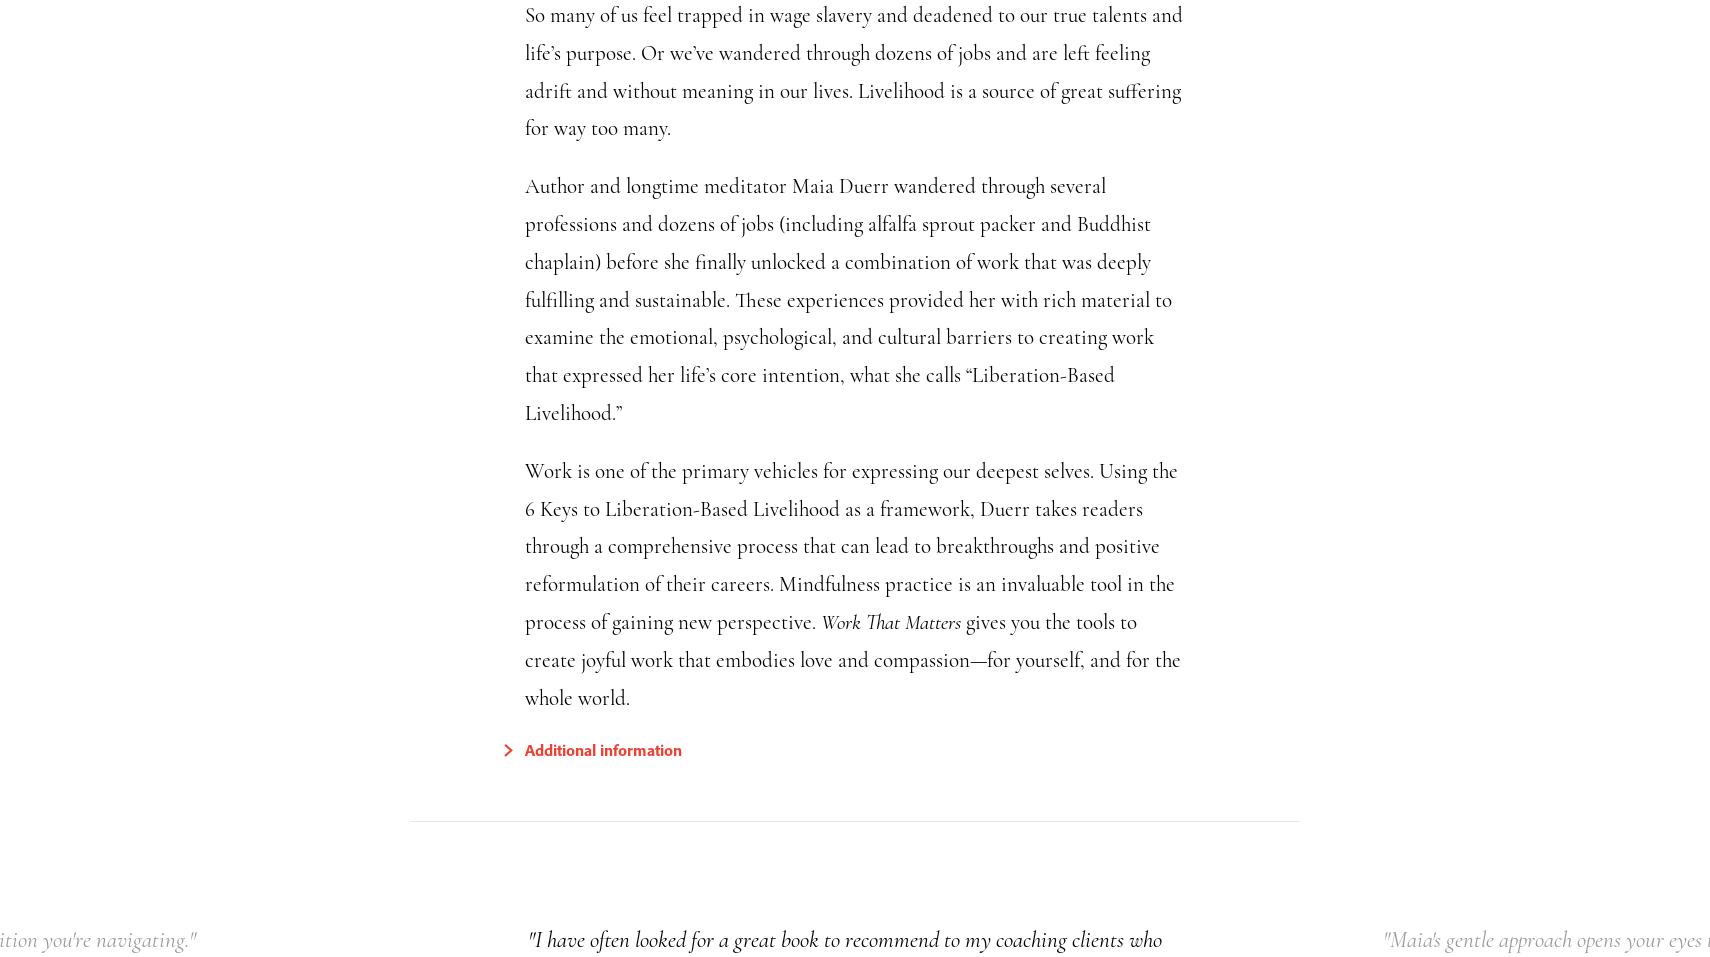  I want to click on 'We have cookies! We use them to analyse our website traffic and provide email and social media features.', so click(1551, 905).